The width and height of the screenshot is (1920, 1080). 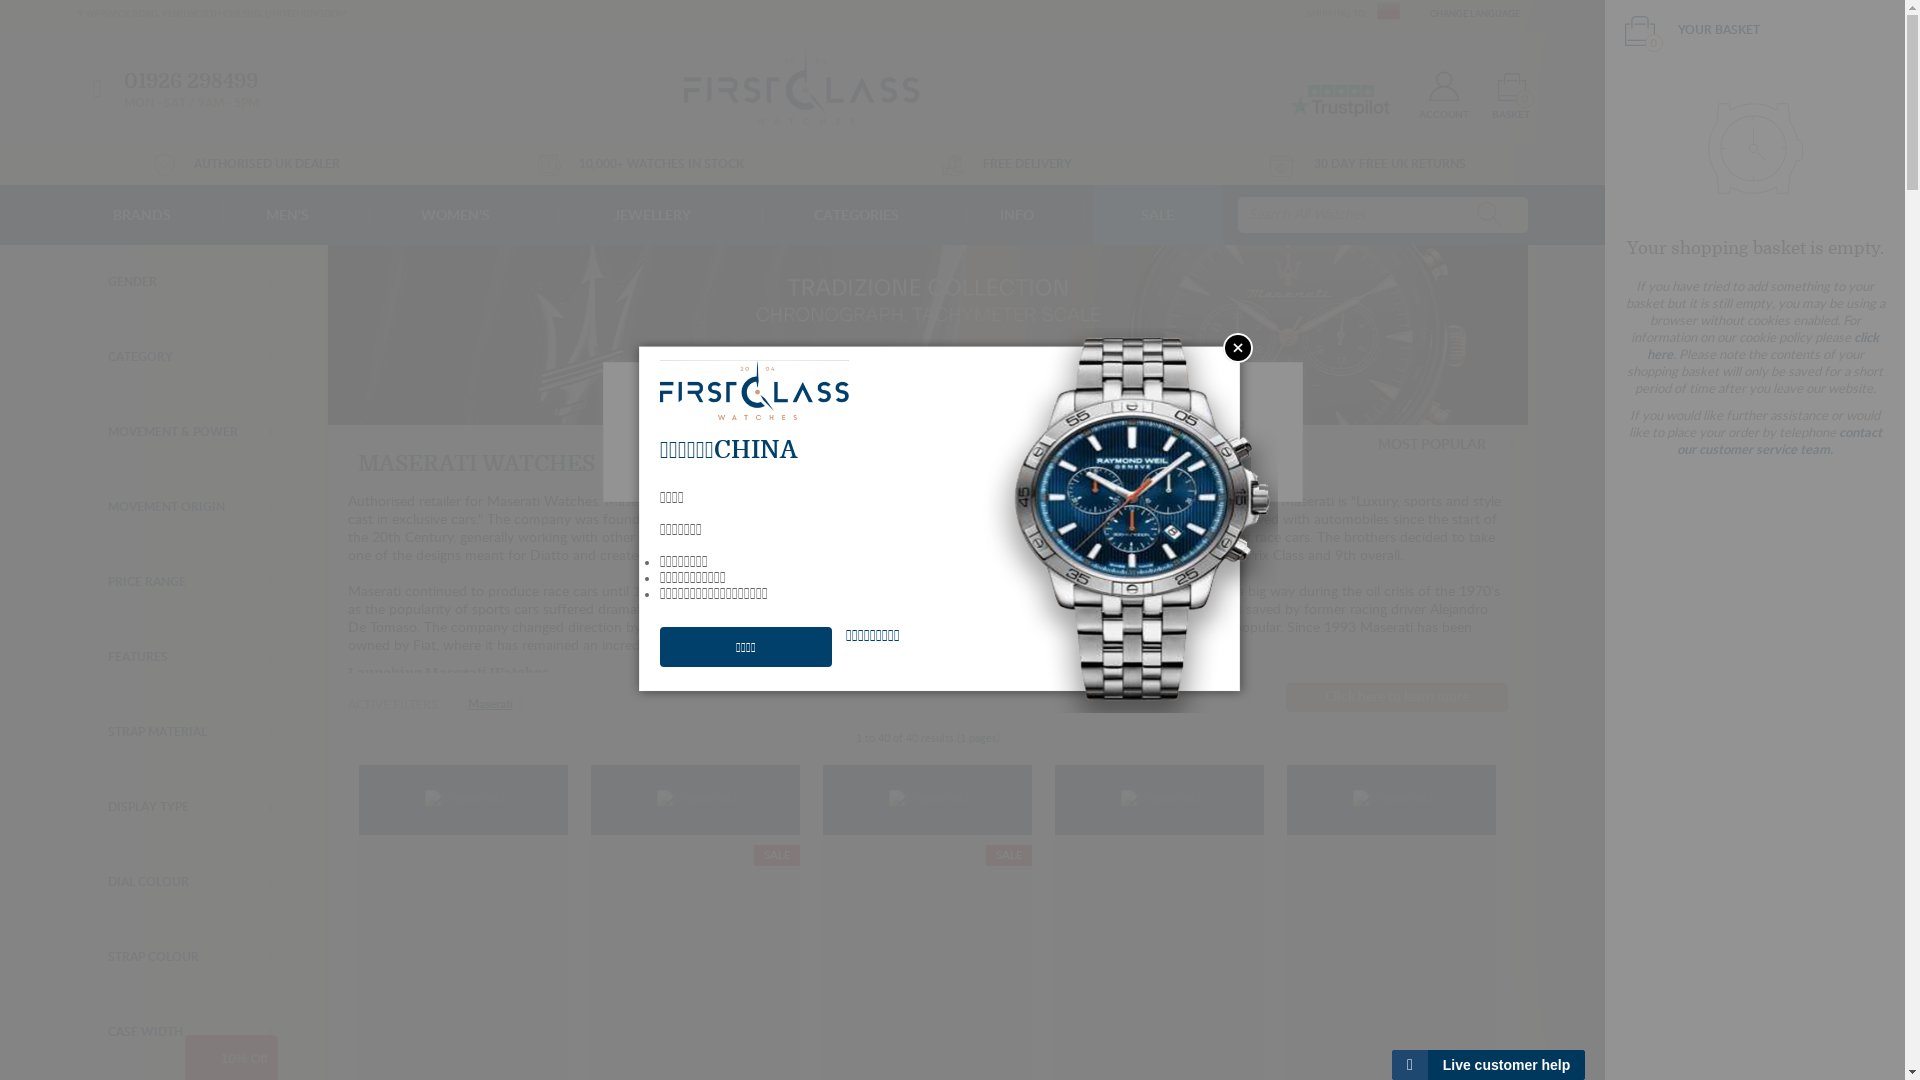 I want to click on 'contact our customer service team.', so click(x=1779, y=441).